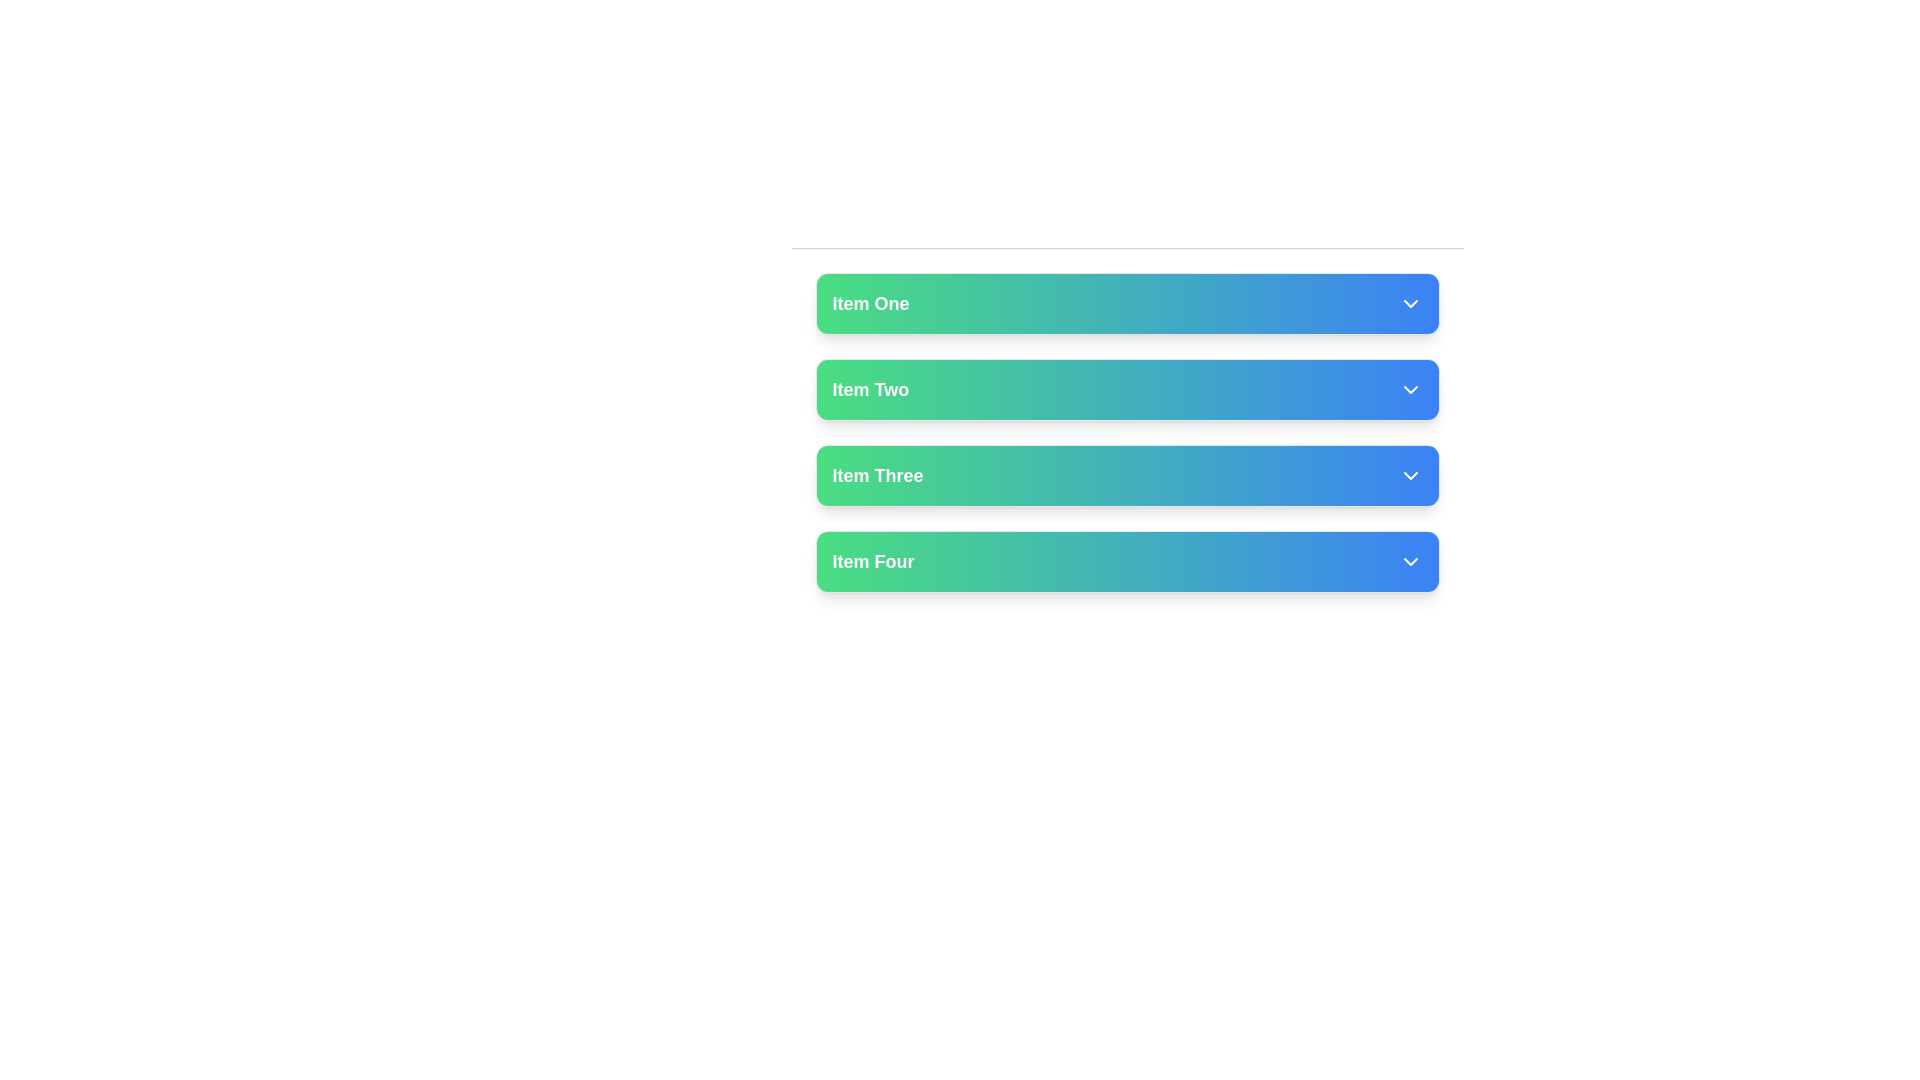 This screenshot has width=1920, height=1080. I want to click on the third button in a vertically stacked list of buttons, so click(1127, 475).